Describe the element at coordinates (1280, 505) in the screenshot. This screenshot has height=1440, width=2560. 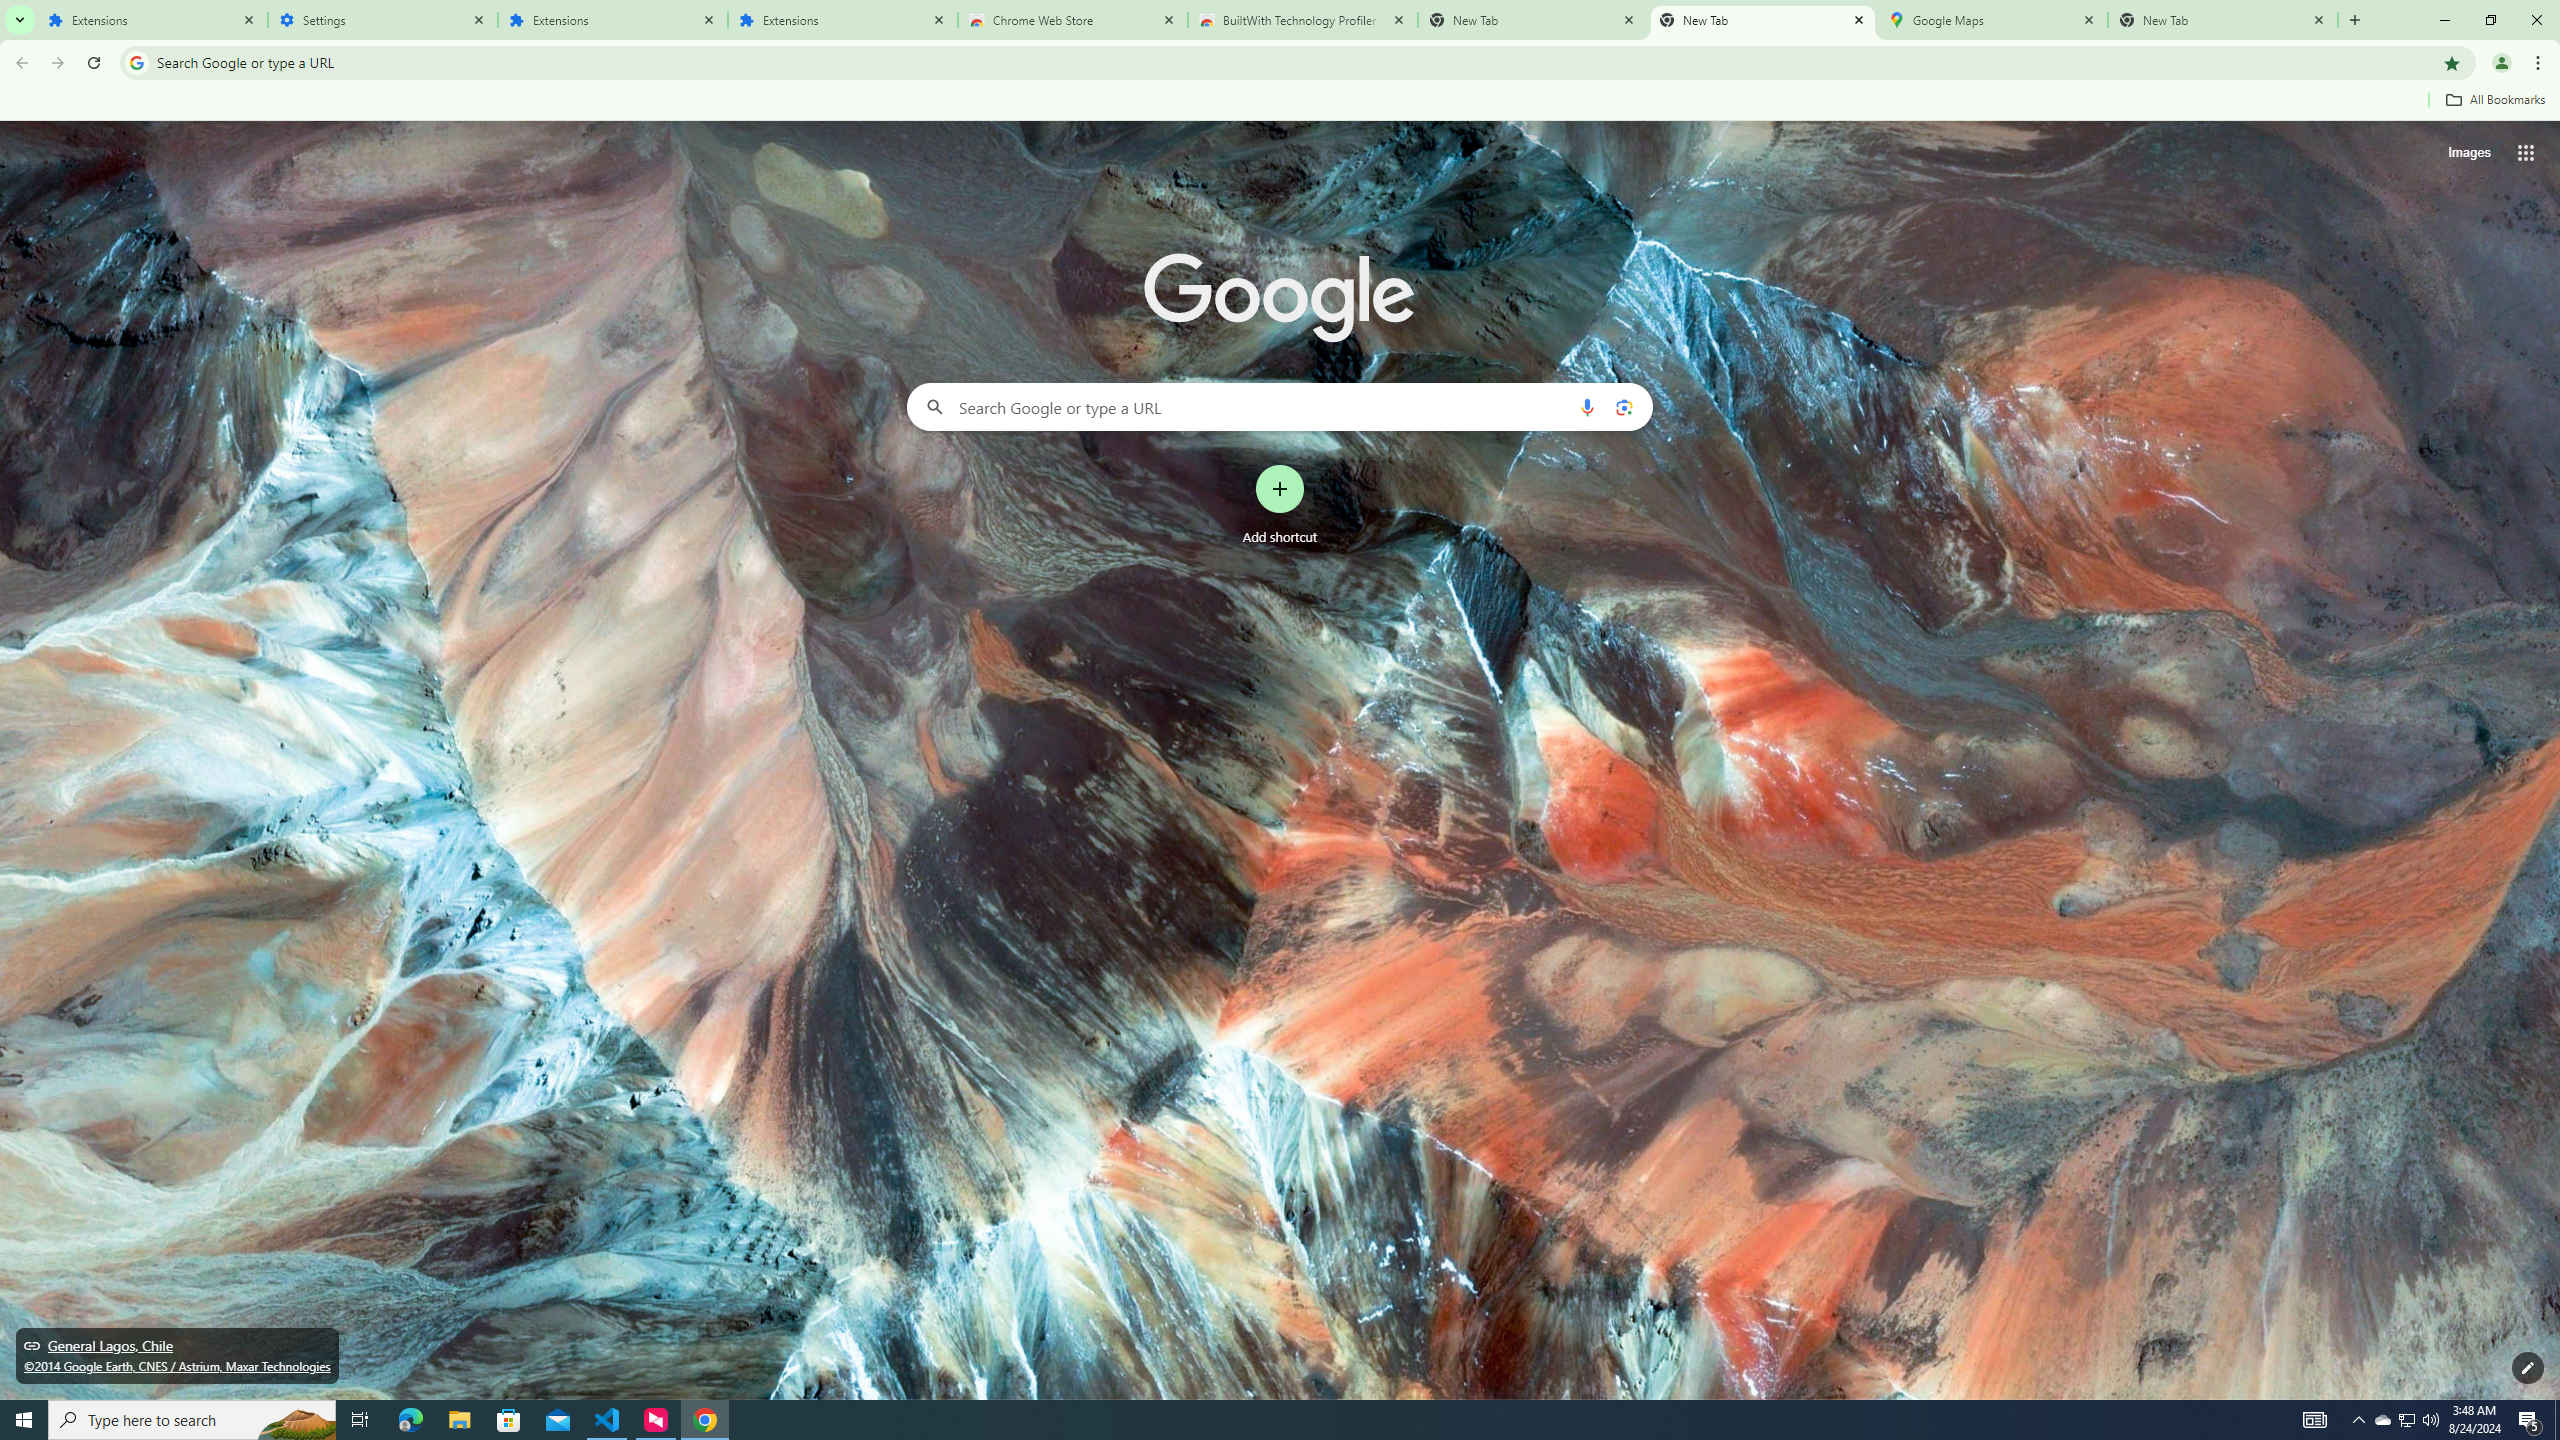
I see `'Add shortcut'` at that location.